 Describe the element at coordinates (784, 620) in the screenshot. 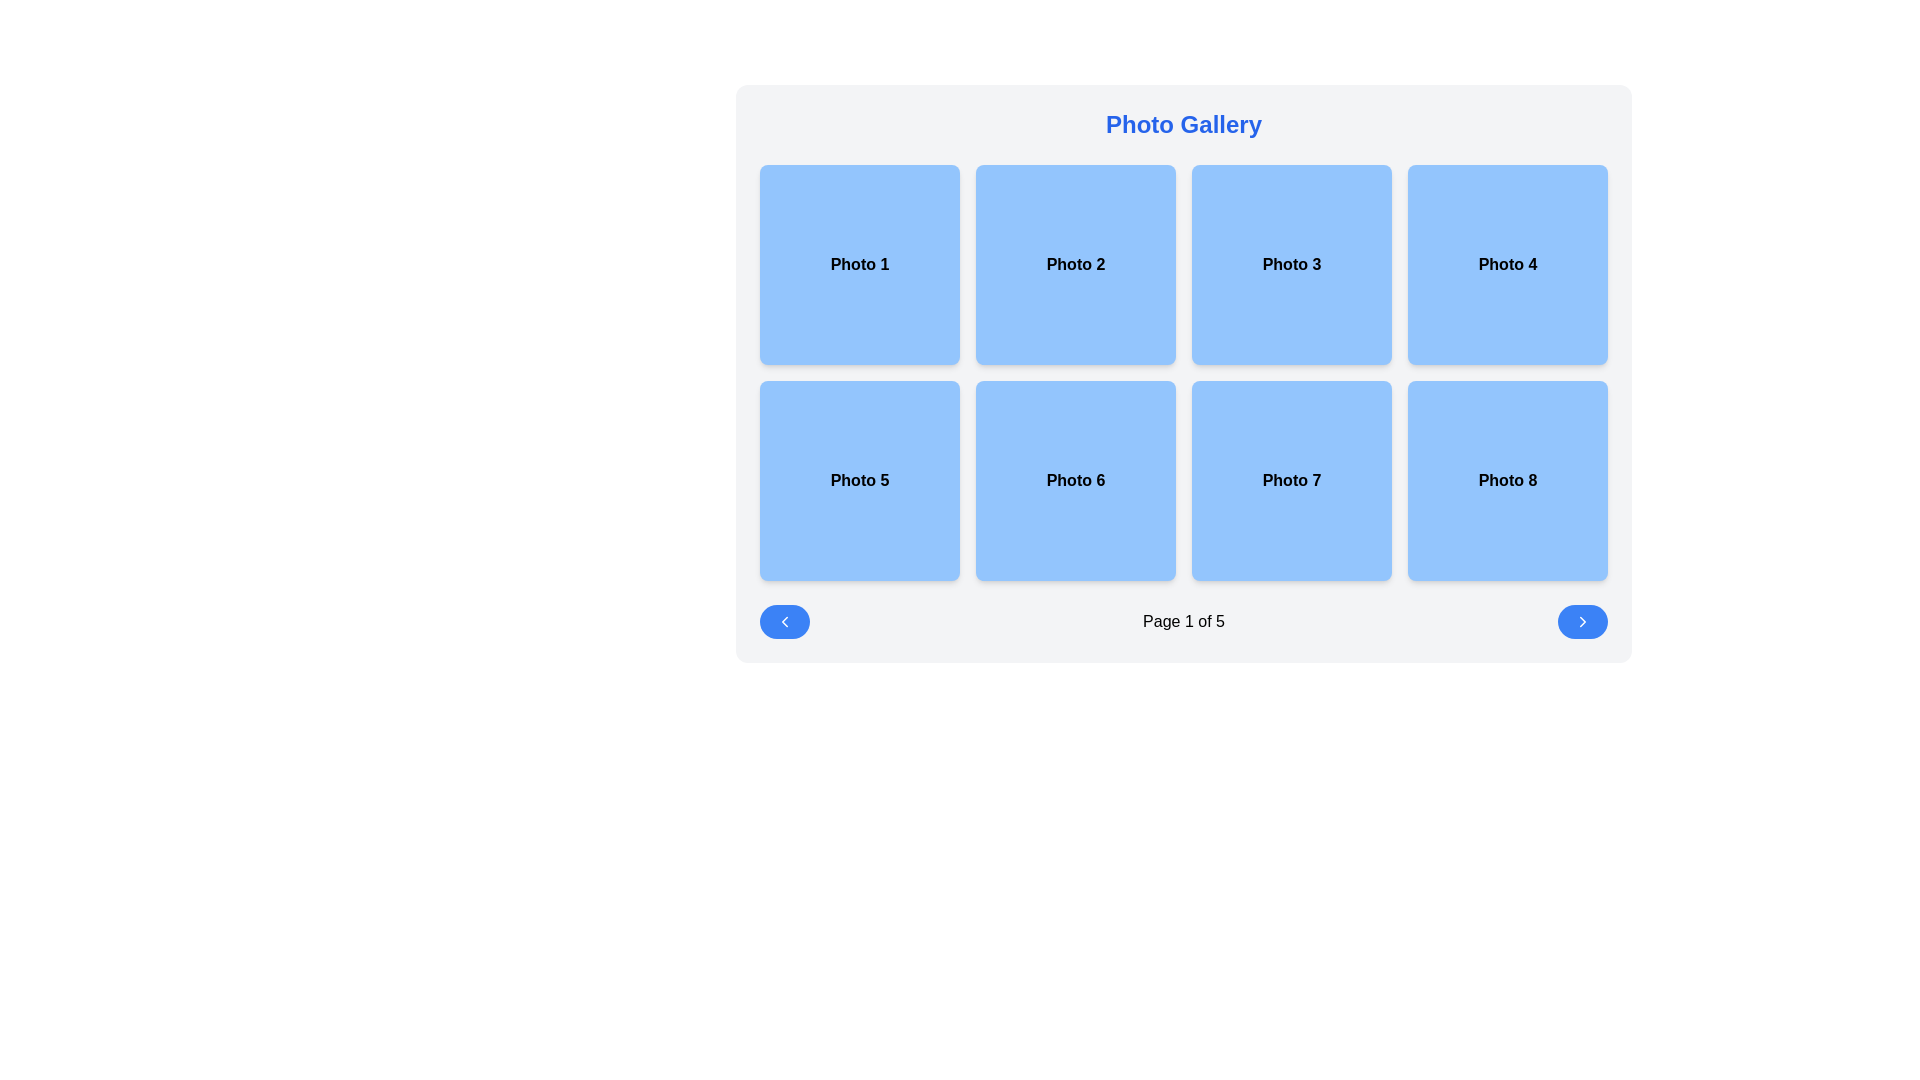

I see `the left-pointing triangular arrow icon located within the circular button at the bottom-left corner of the photo gallery interface` at that location.